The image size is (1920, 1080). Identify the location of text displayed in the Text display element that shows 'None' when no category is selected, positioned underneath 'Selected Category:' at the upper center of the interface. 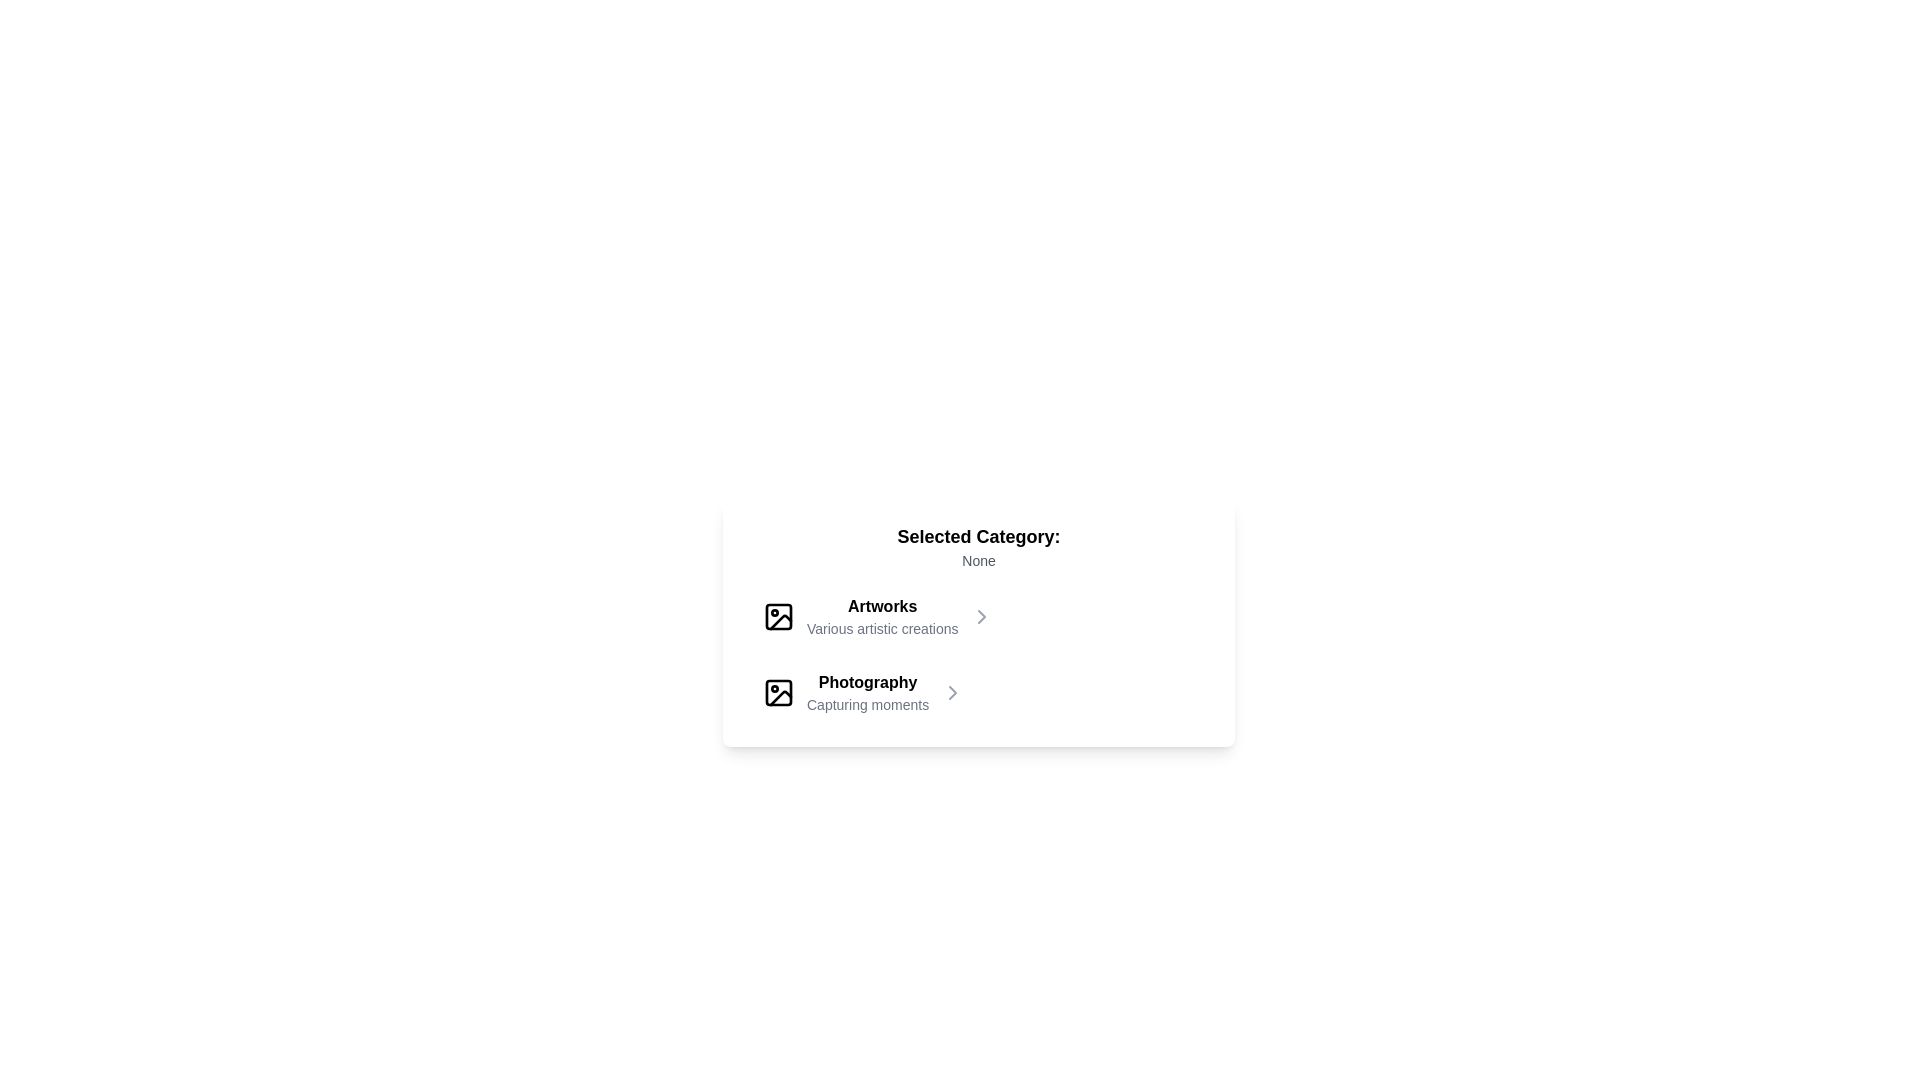
(979, 560).